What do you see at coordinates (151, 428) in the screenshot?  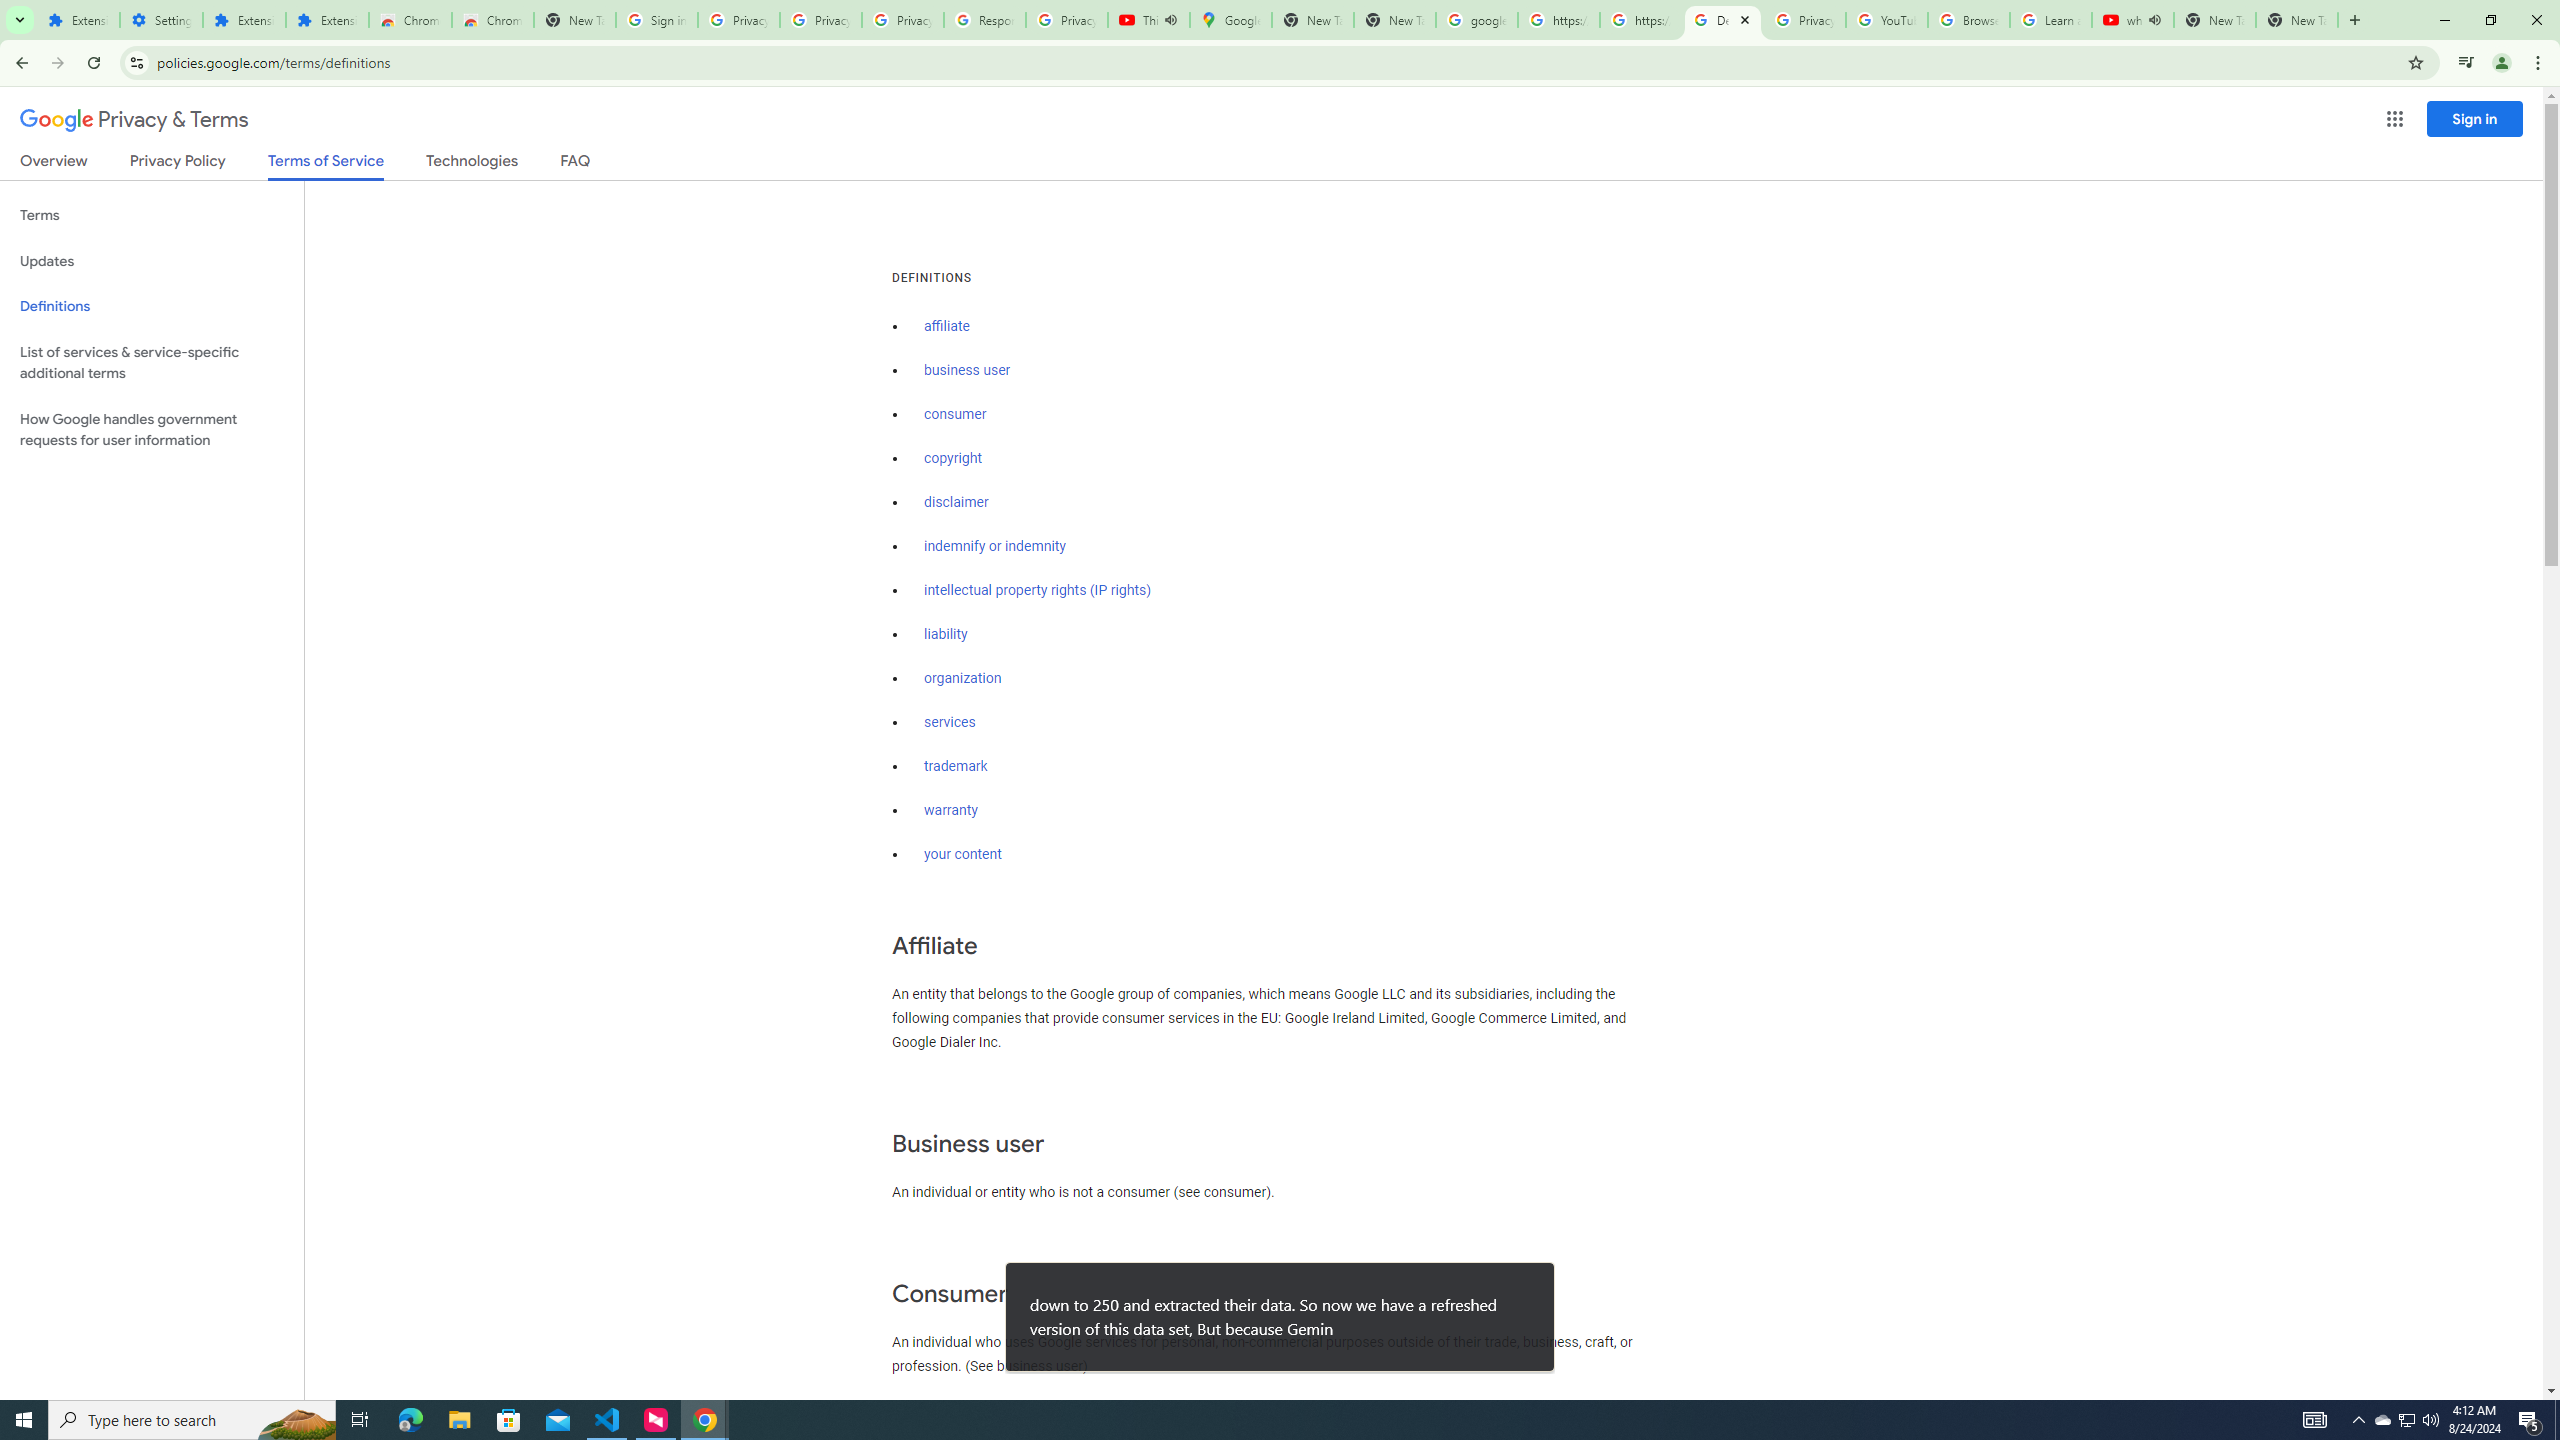 I see `'How Google handles government requests for user information'` at bounding box center [151, 428].